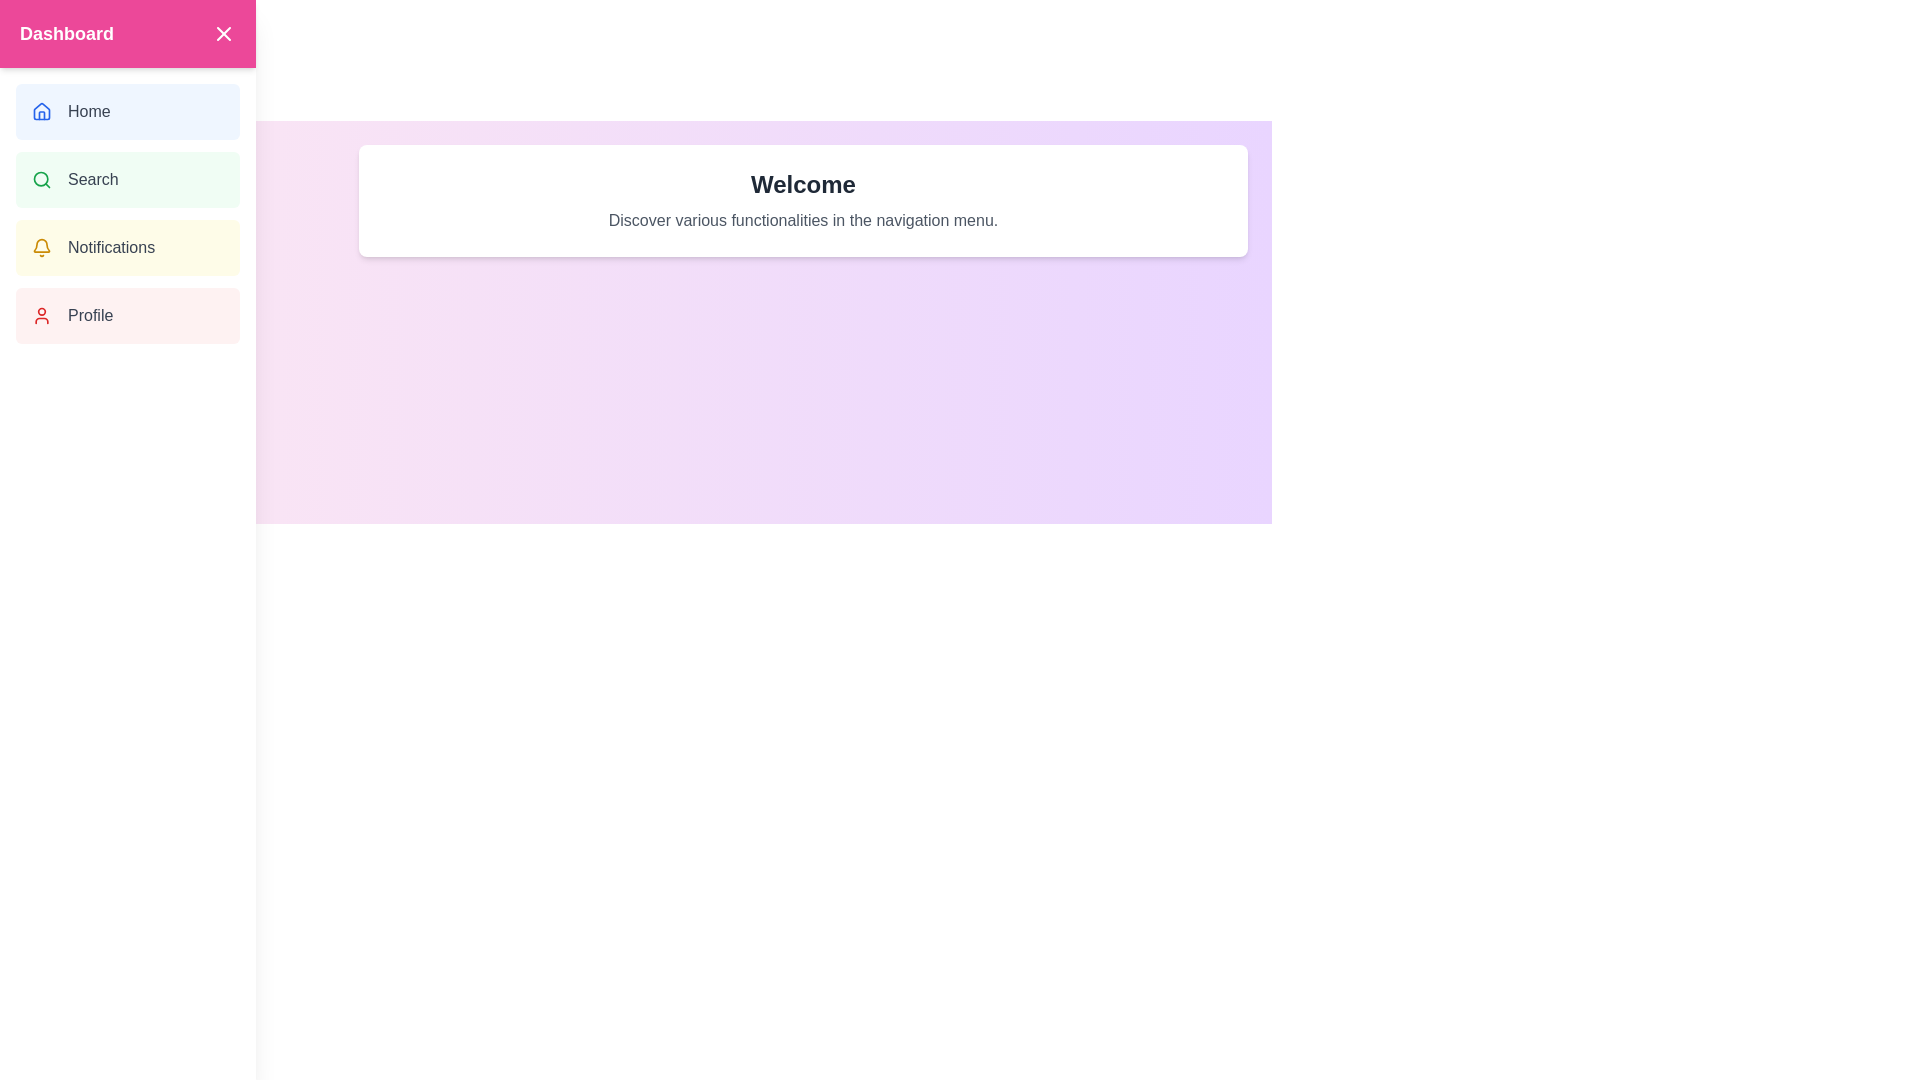 Image resolution: width=1920 pixels, height=1080 pixels. What do you see at coordinates (224, 34) in the screenshot?
I see `the decorative 'X' symbol within the interactive icon located in the navigation bar at the top left of the application, specifically at the top of the pink section labeled 'Dashboard'` at bounding box center [224, 34].